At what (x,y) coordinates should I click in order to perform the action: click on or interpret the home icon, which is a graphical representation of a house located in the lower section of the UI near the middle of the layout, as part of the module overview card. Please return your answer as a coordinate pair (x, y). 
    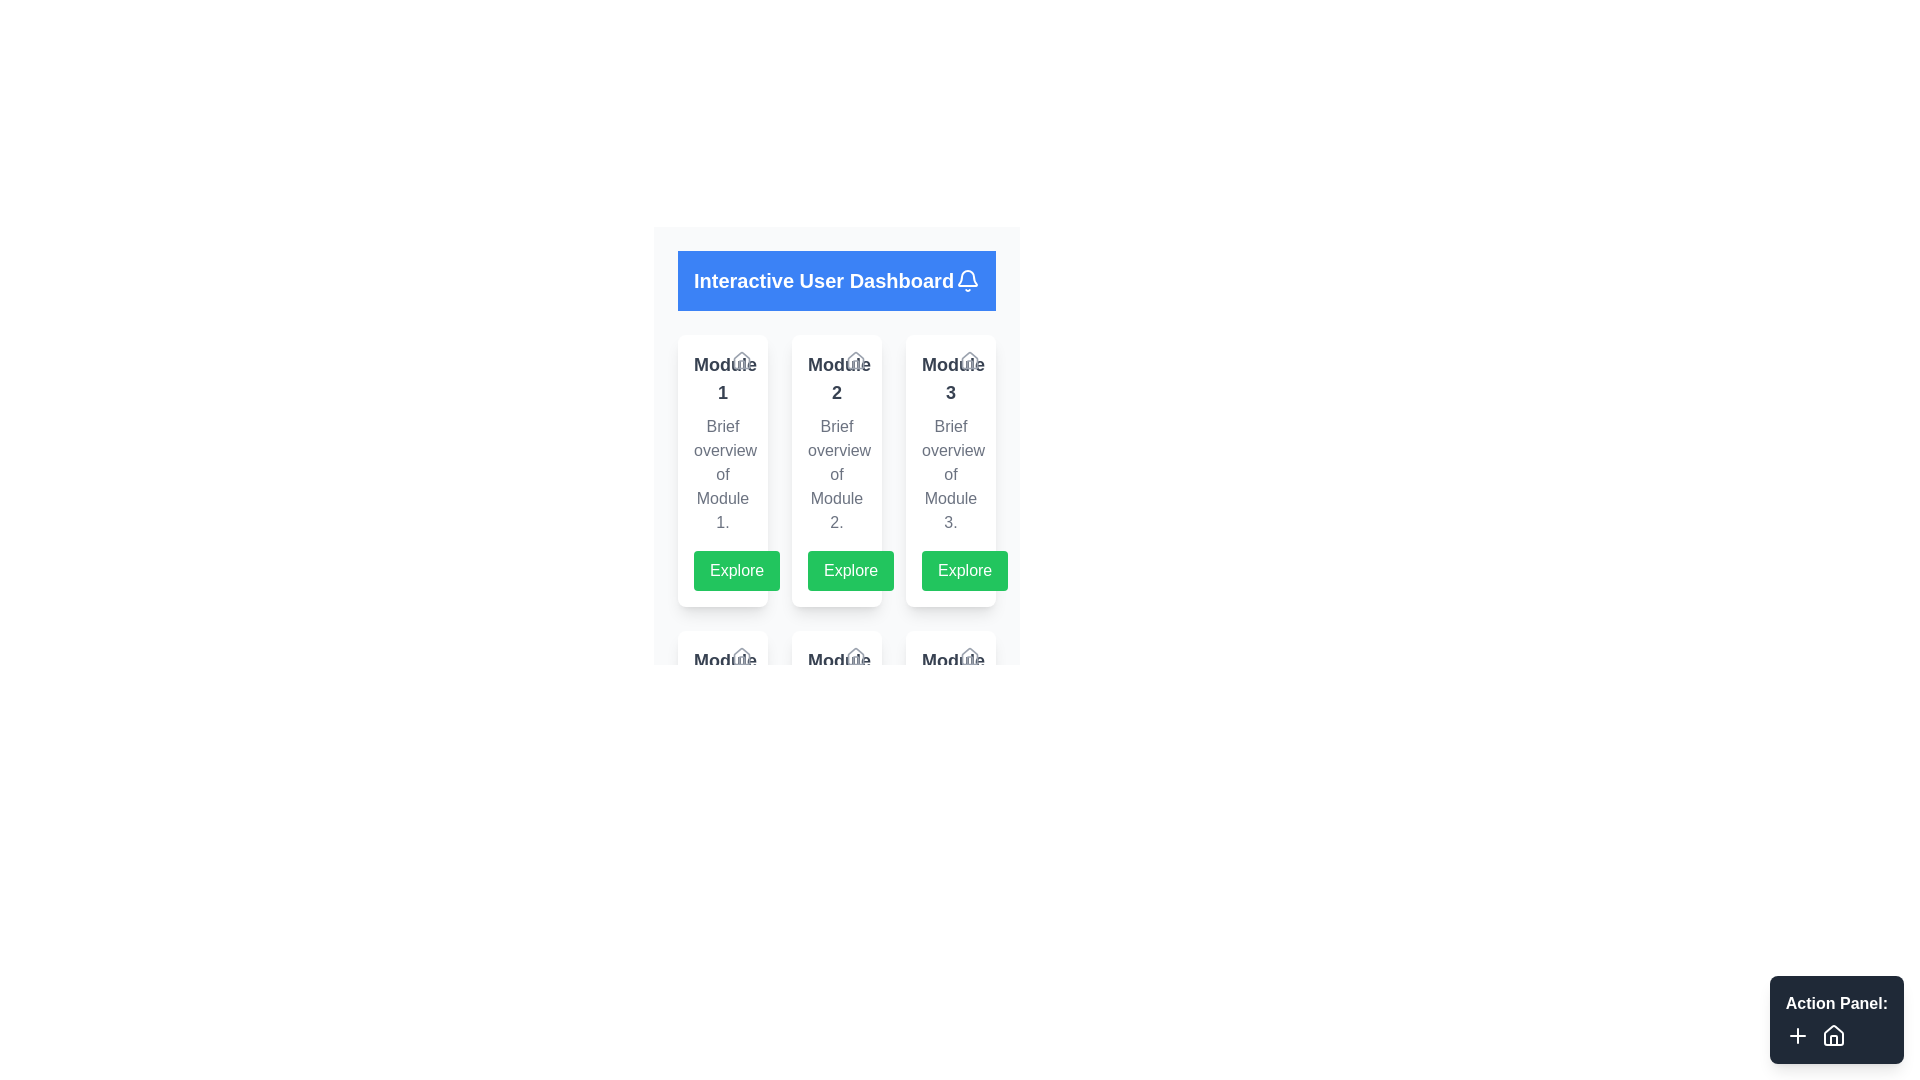
    Looking at the image, I should click on (855, 655).